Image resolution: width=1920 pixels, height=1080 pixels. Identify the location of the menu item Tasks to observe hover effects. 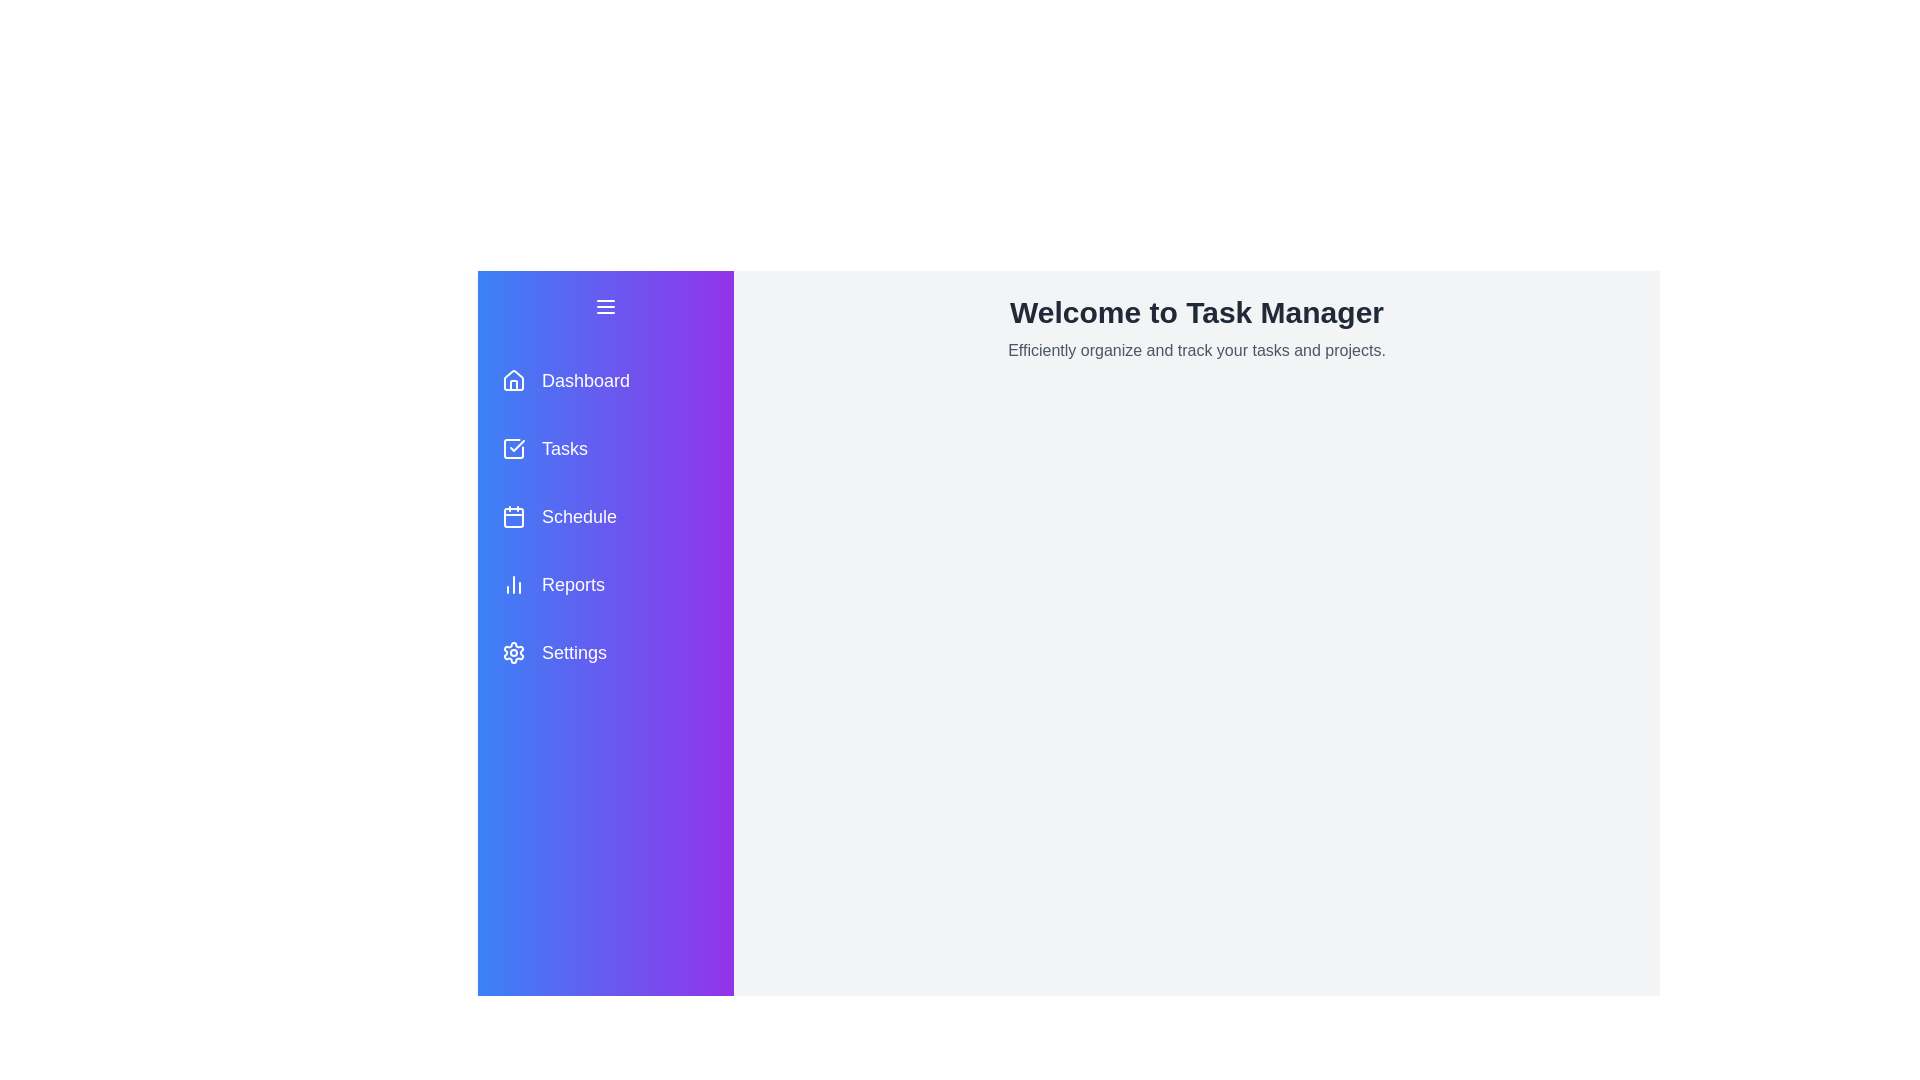
(604, 447).